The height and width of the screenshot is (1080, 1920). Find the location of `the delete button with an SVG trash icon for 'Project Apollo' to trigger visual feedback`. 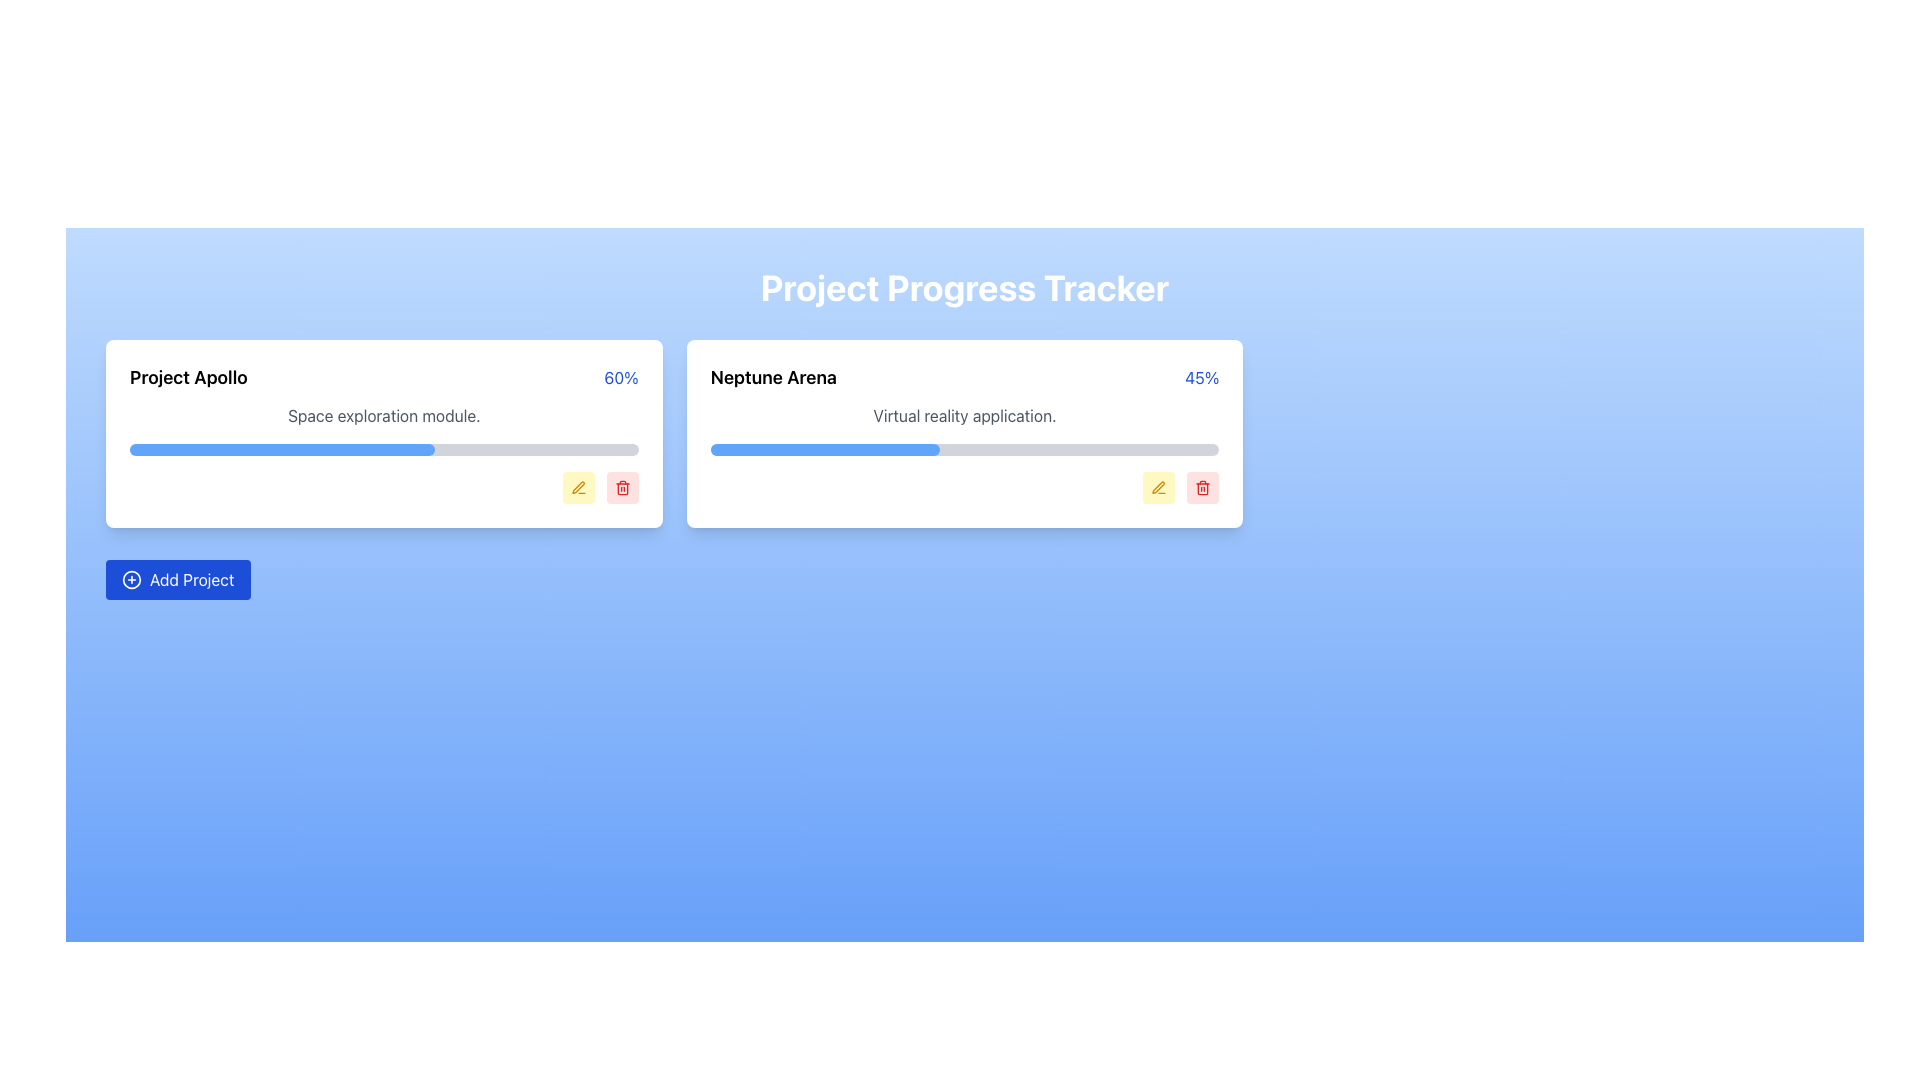

the delete button with an SVG trash icon for 'Project Apollo' to trigger visual feedback is located at coordinates (621, 488).